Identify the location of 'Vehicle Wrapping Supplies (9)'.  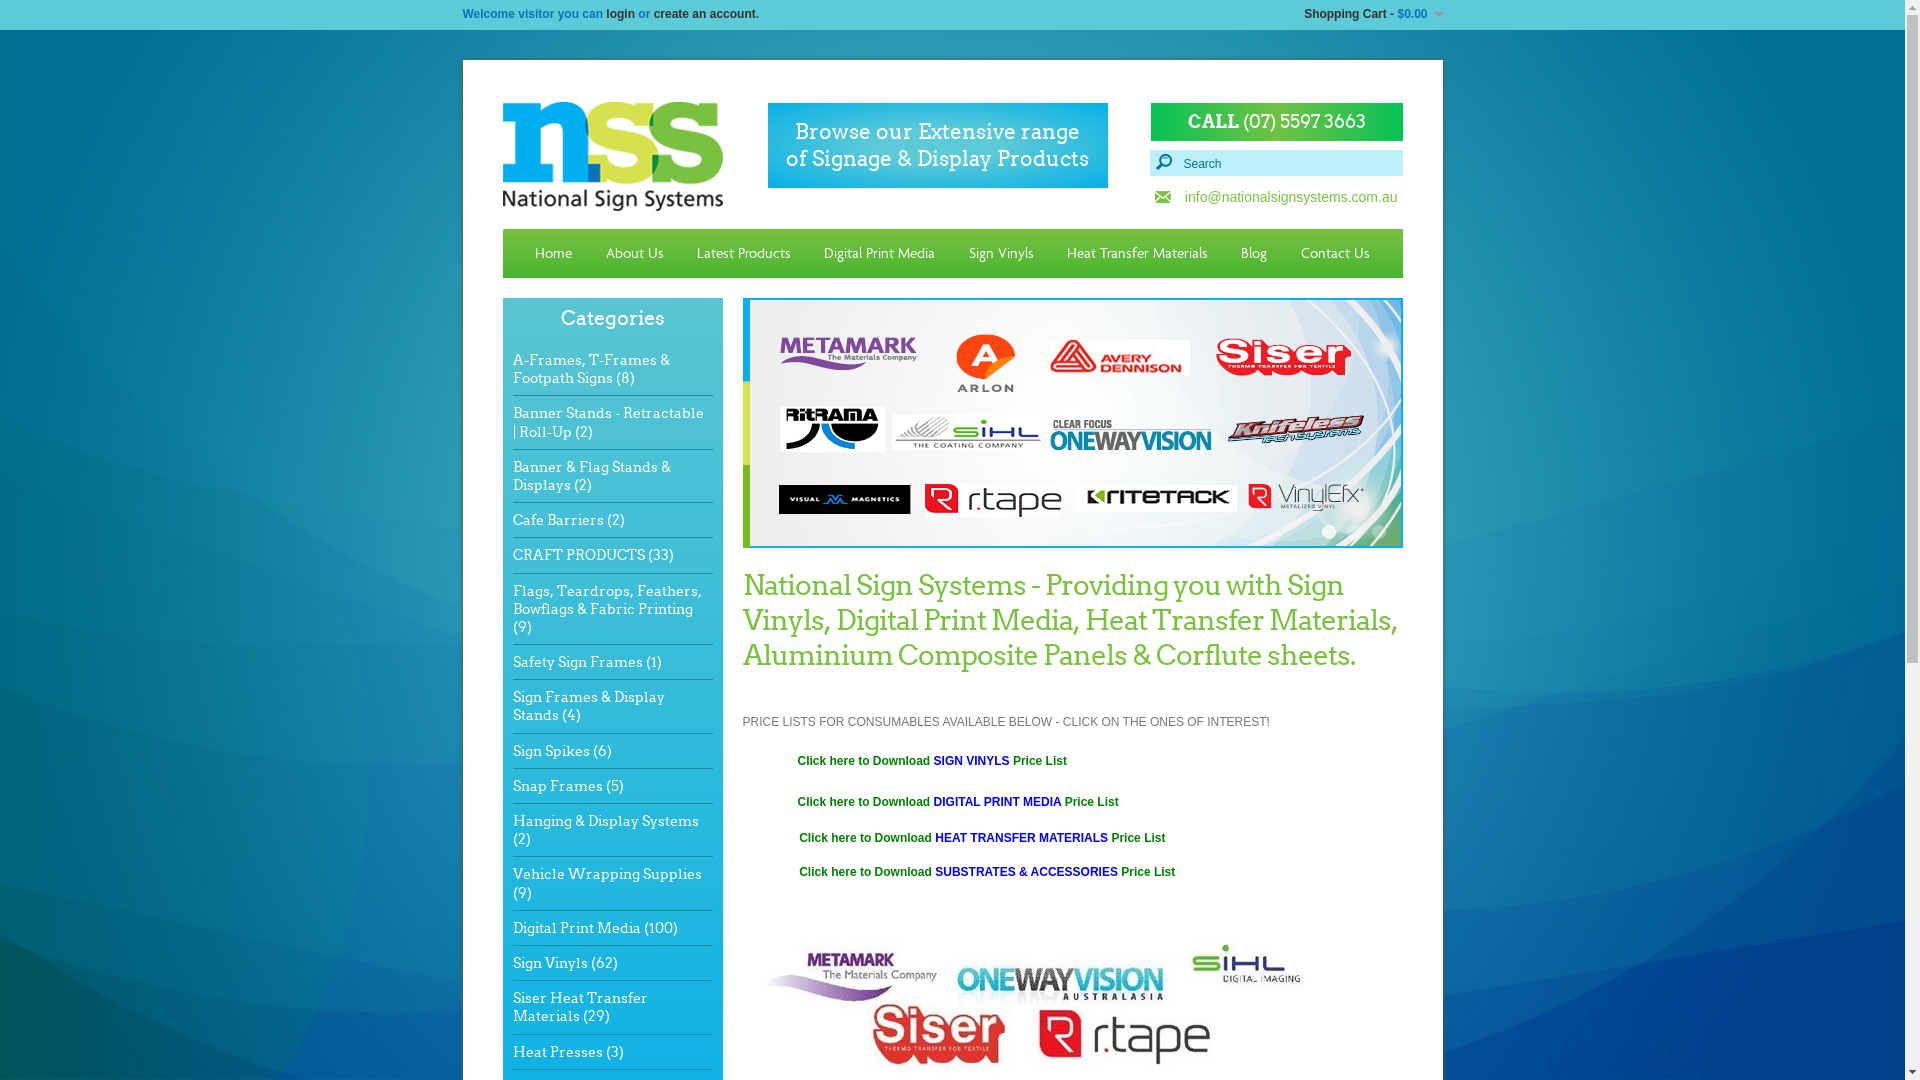
(605, 882).